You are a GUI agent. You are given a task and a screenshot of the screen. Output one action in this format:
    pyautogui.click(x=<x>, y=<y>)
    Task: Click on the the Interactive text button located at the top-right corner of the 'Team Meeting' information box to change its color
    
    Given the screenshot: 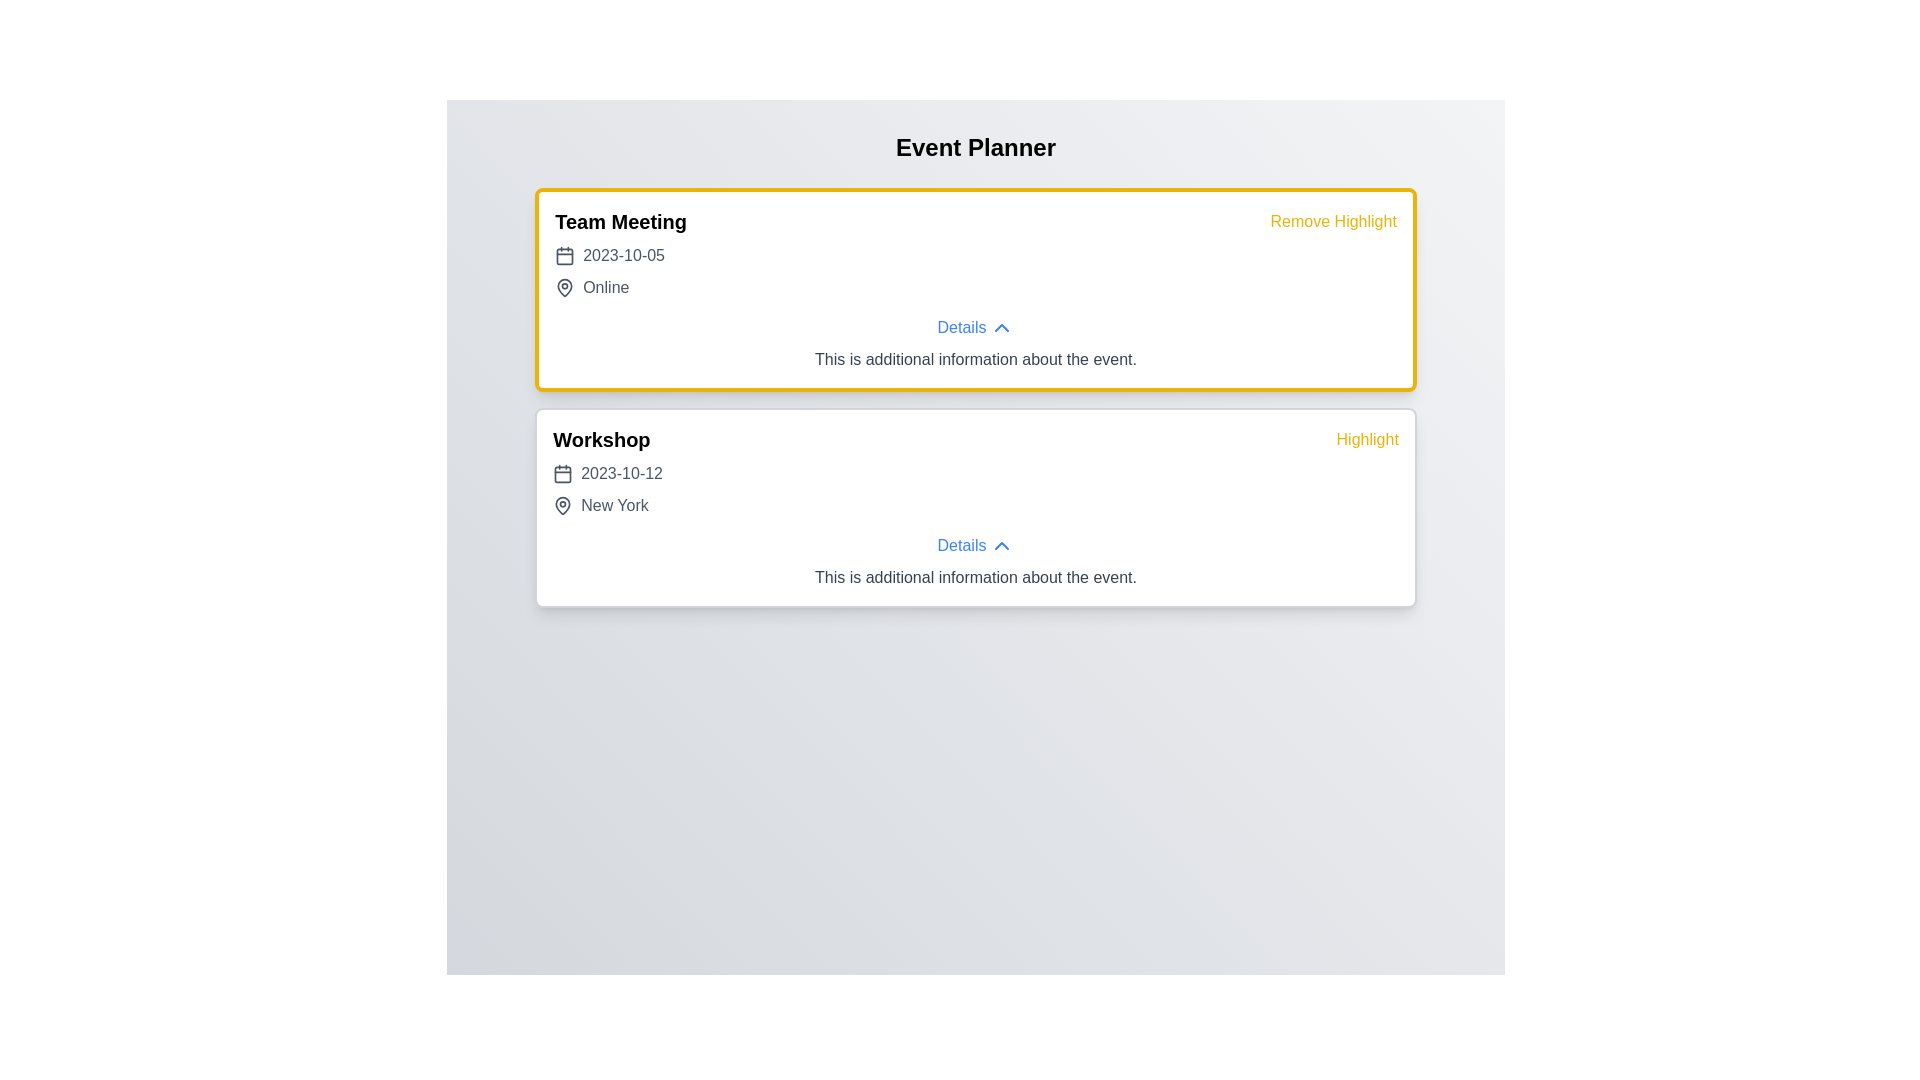 What is the action you would take?
    pyautogui.click(x=1333, y=222)
    